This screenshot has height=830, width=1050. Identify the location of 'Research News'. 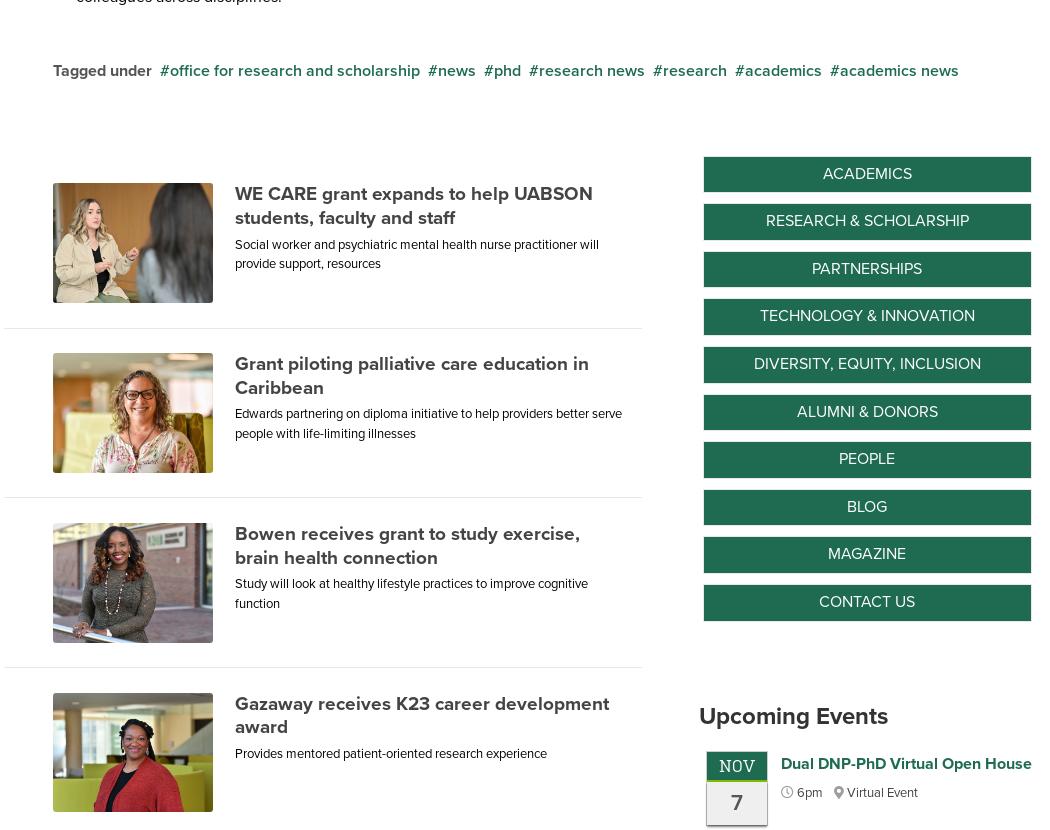
(538, 68).